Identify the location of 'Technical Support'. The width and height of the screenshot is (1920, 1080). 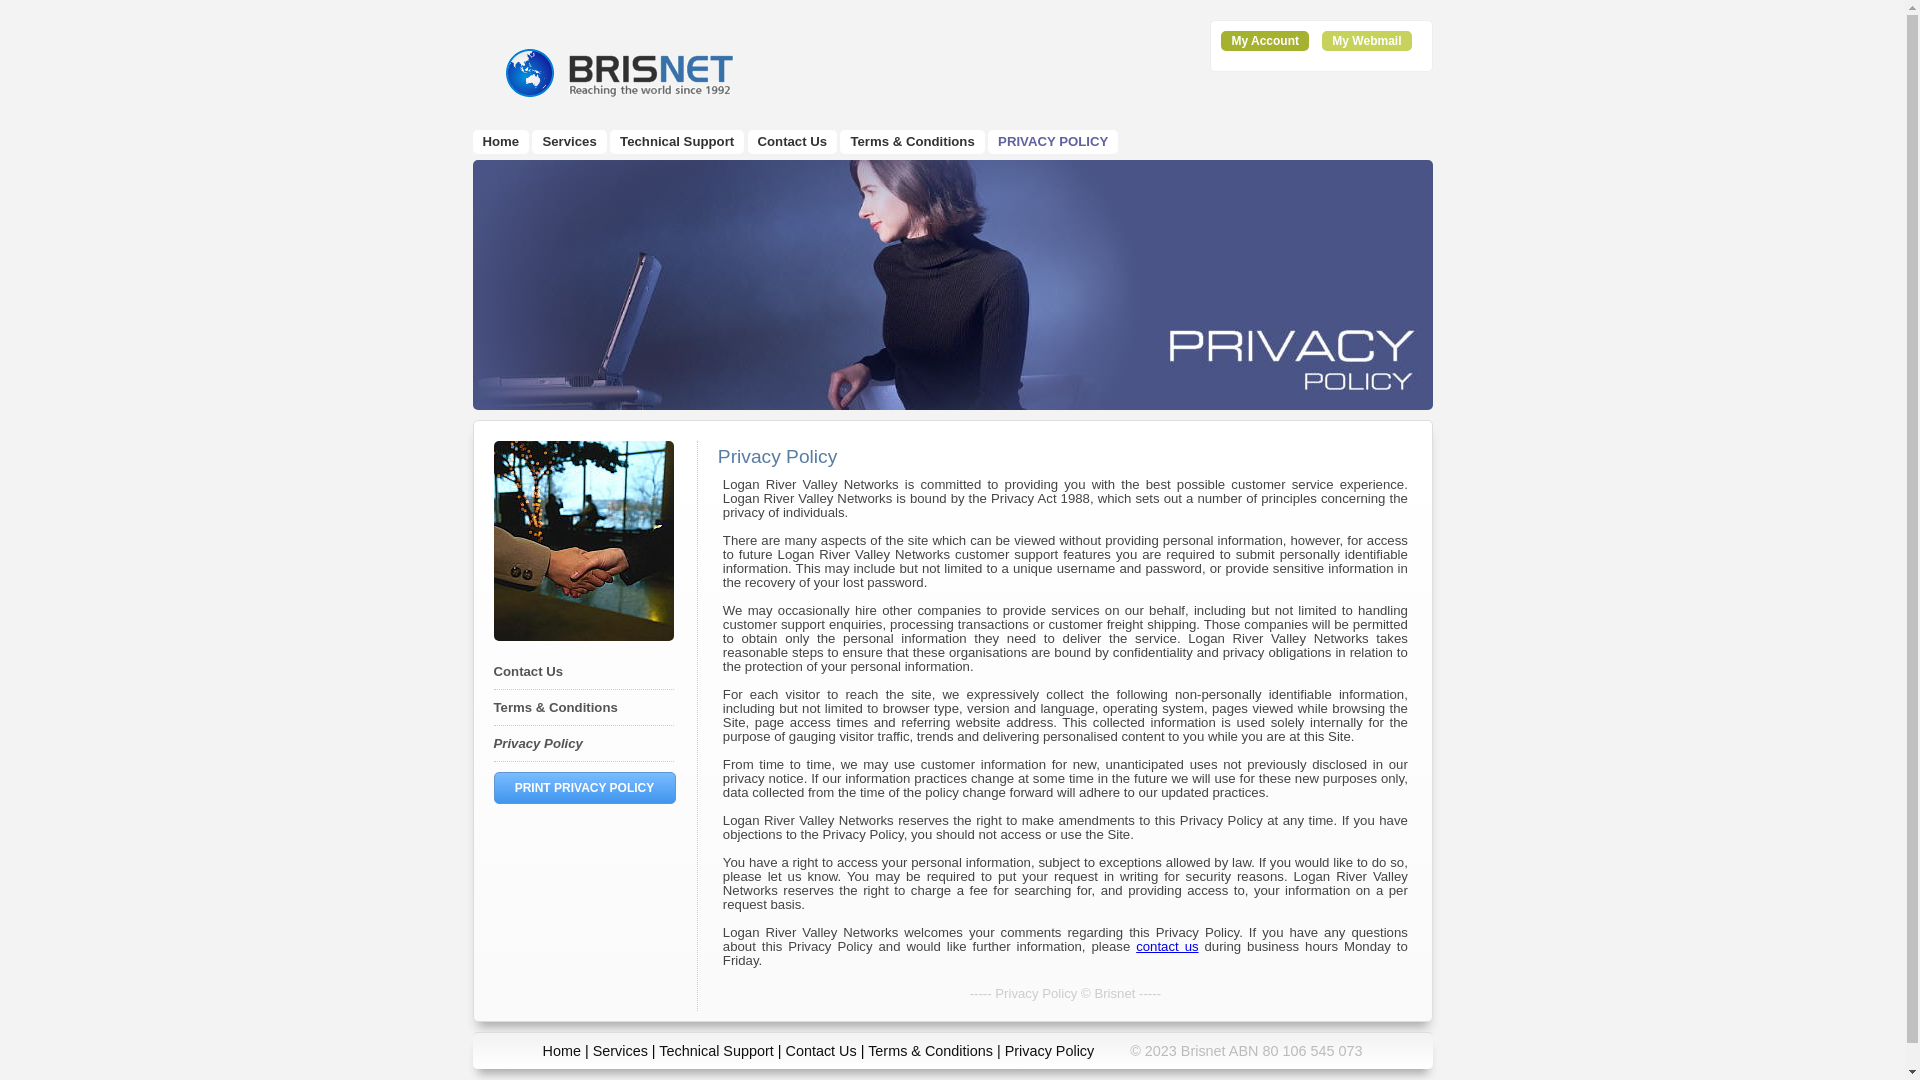
(715, 1049).